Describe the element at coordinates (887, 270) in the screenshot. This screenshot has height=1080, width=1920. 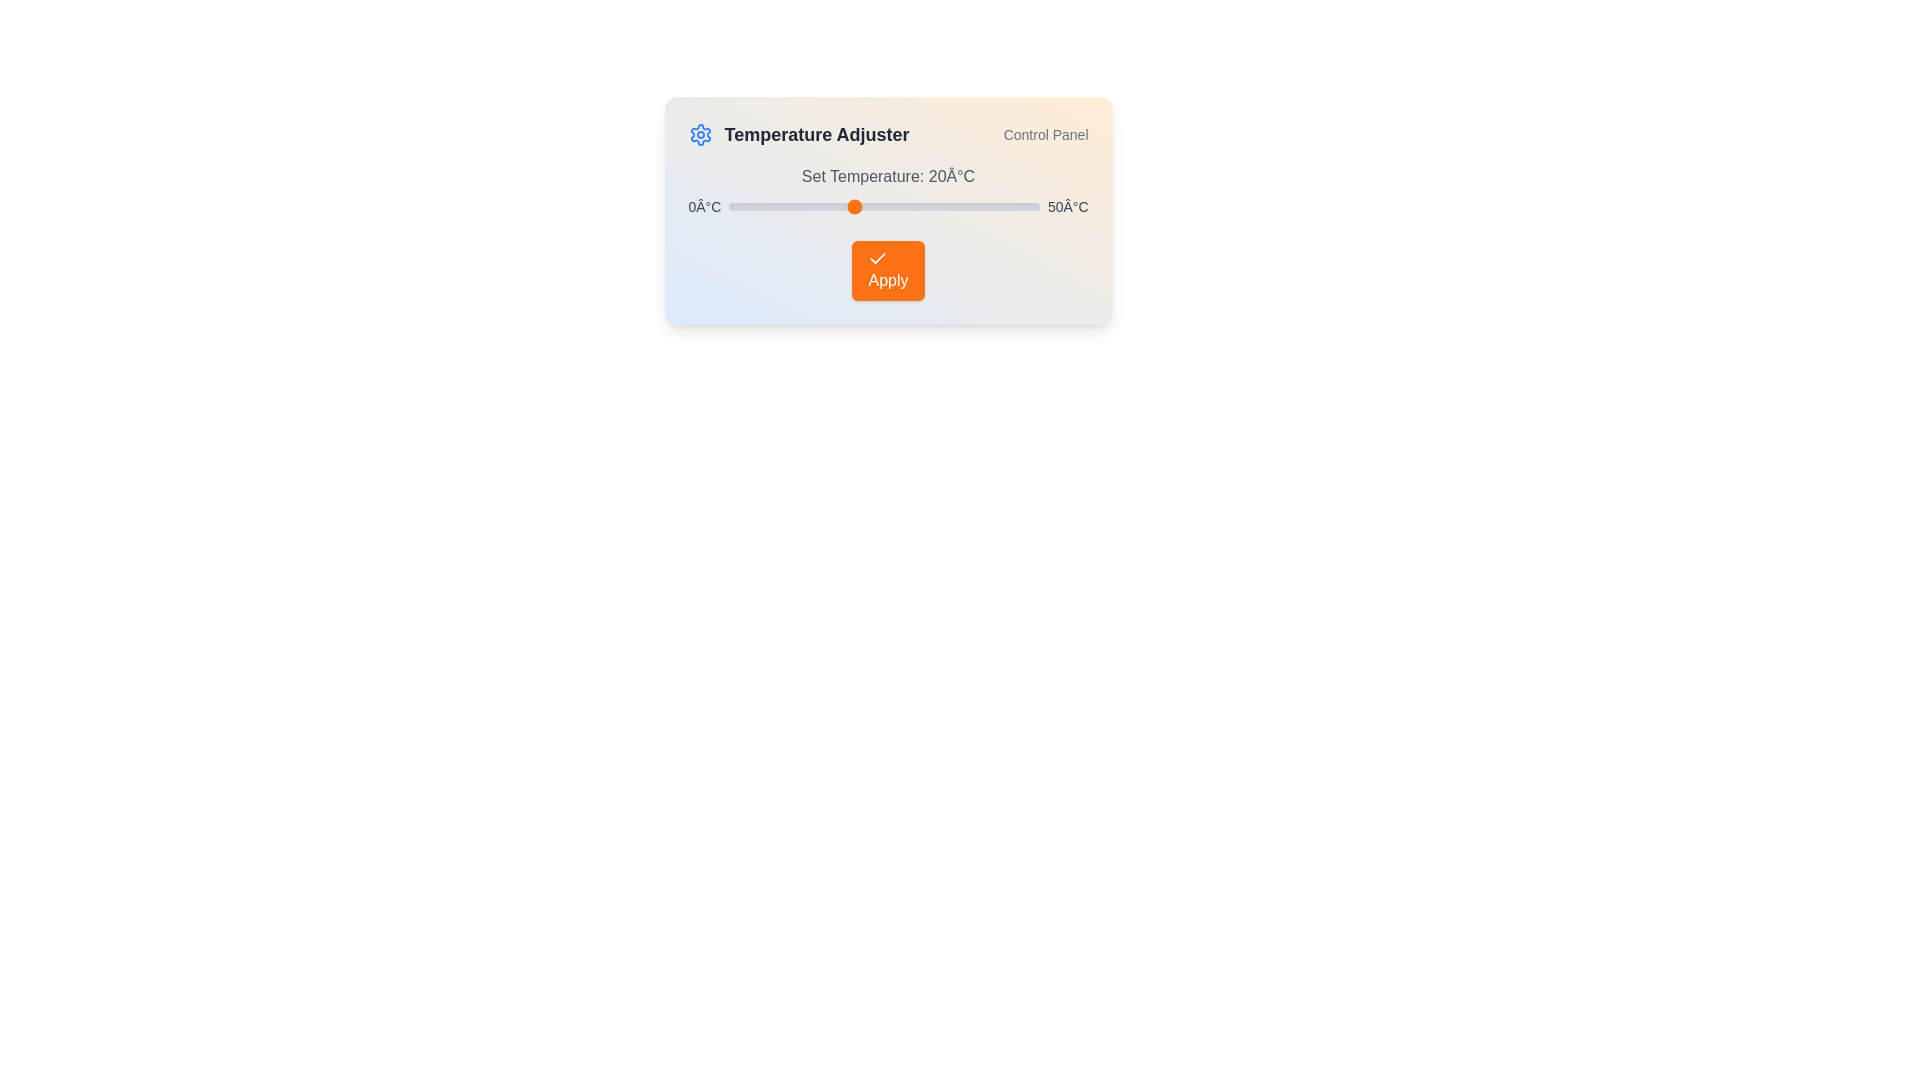
I see `the Apply button to confirm the selected temperature` at that location.